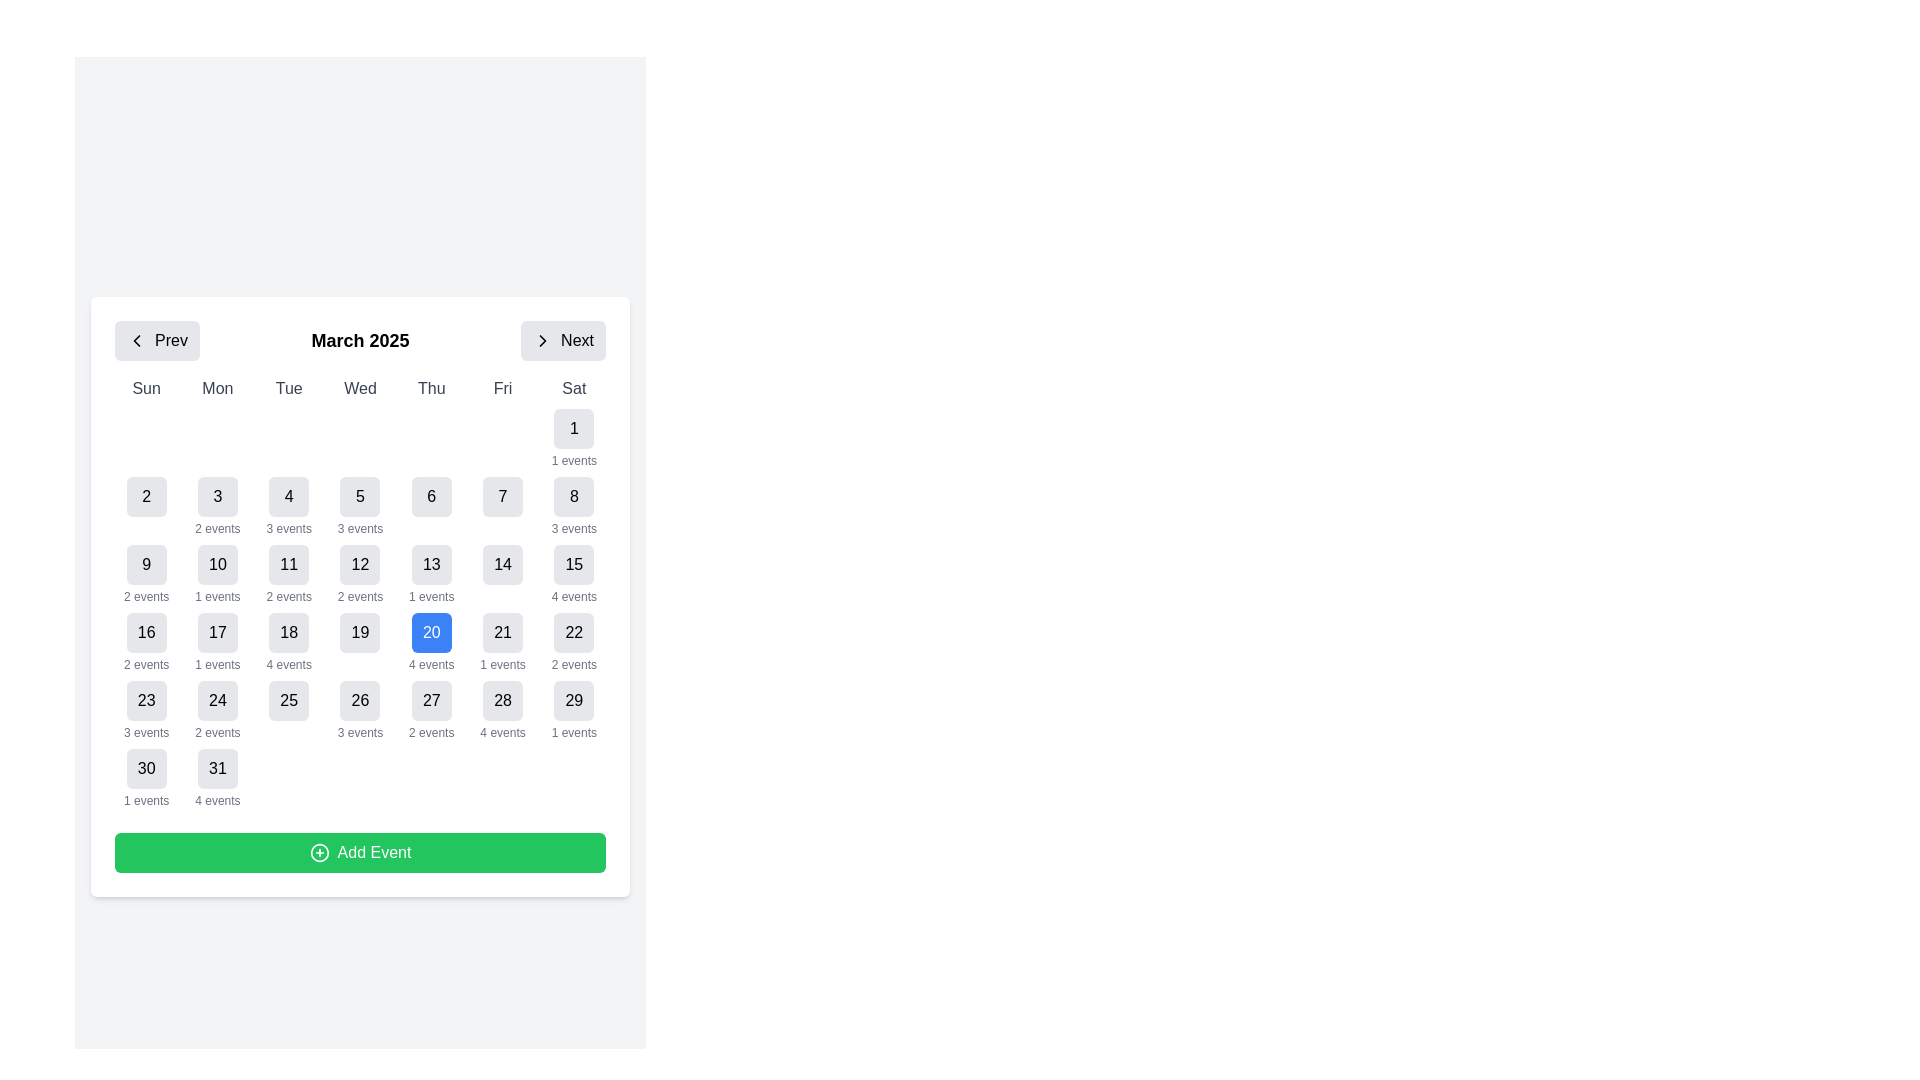  What do you see at coordinates (217, 632) in the screenshot?
I see `the rounded square button with a light gray background containing the number '17'` at bounding box center [217, 632].